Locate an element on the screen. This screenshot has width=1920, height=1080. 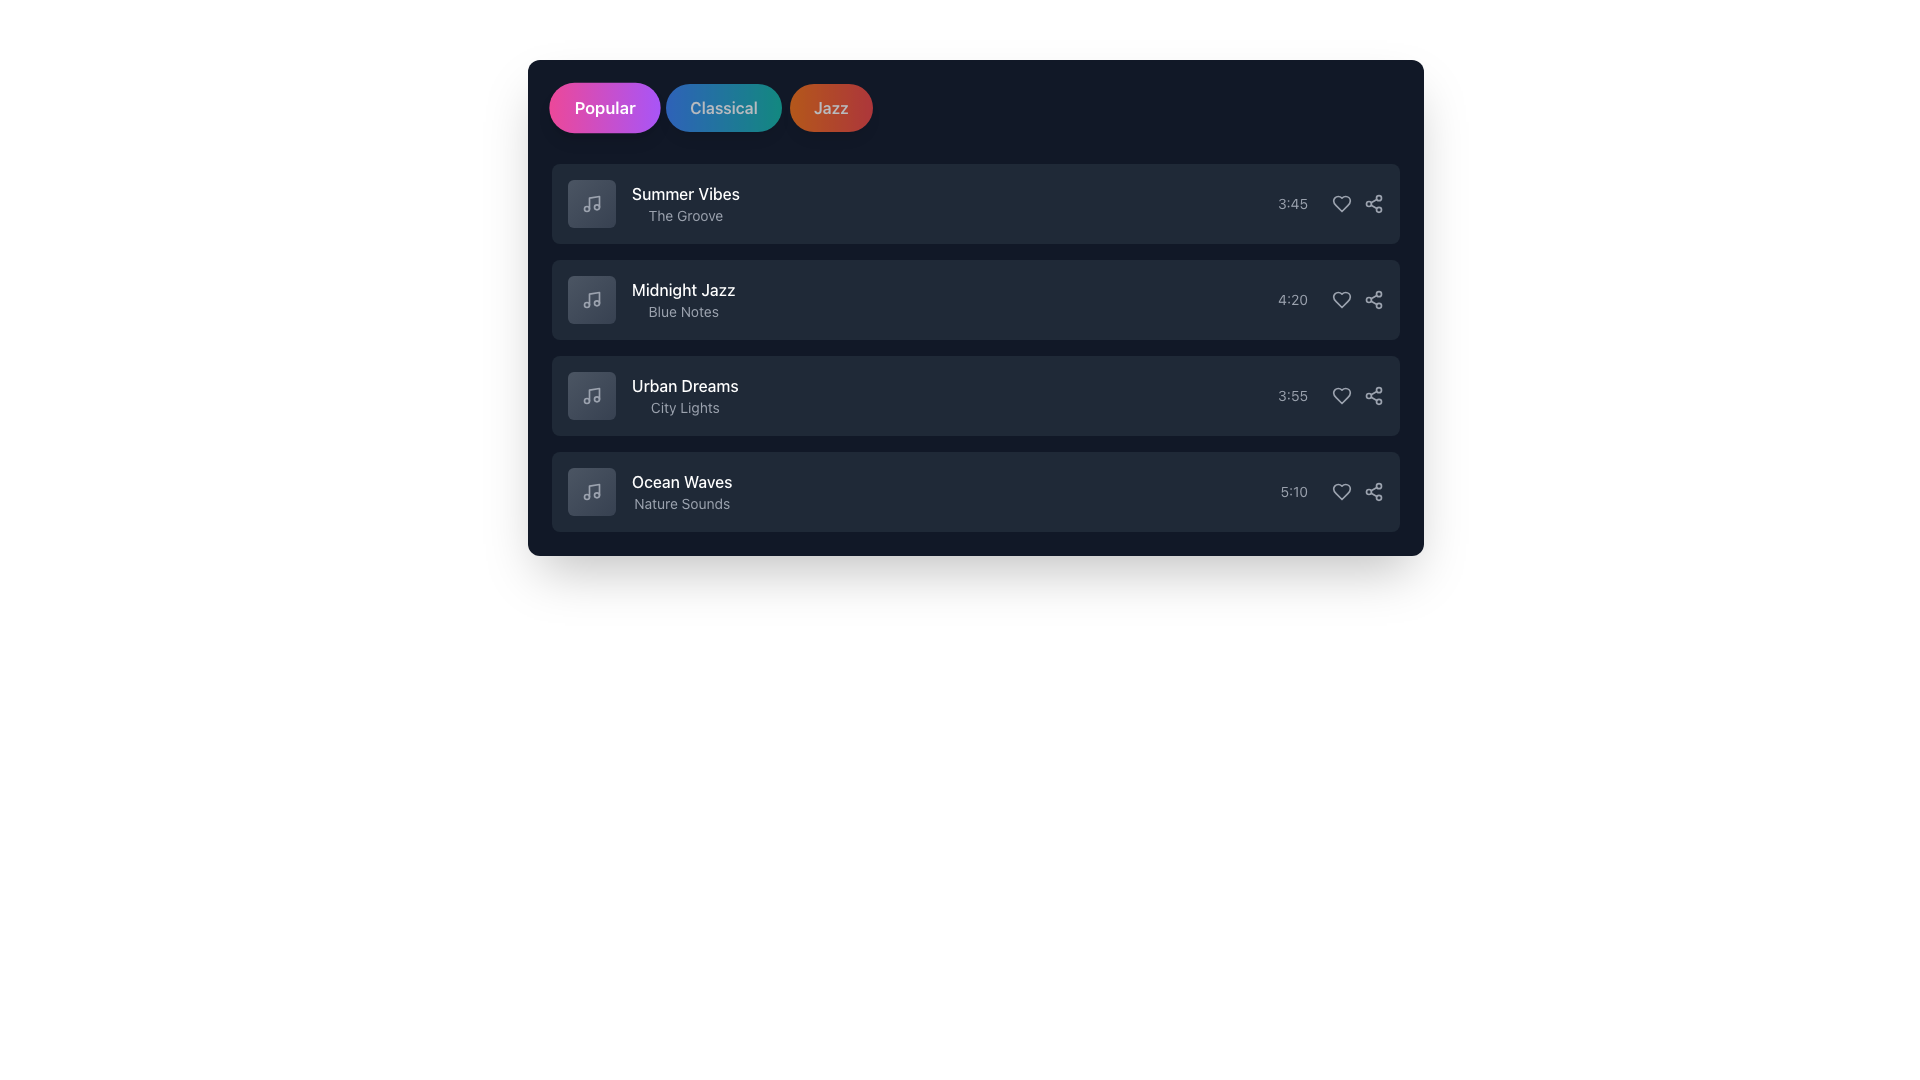
the text label displaying the time '4:20' in a gray font, located in the second track's row, on the right side adjacent to interactive icons is located at coordinates (1293, 300).